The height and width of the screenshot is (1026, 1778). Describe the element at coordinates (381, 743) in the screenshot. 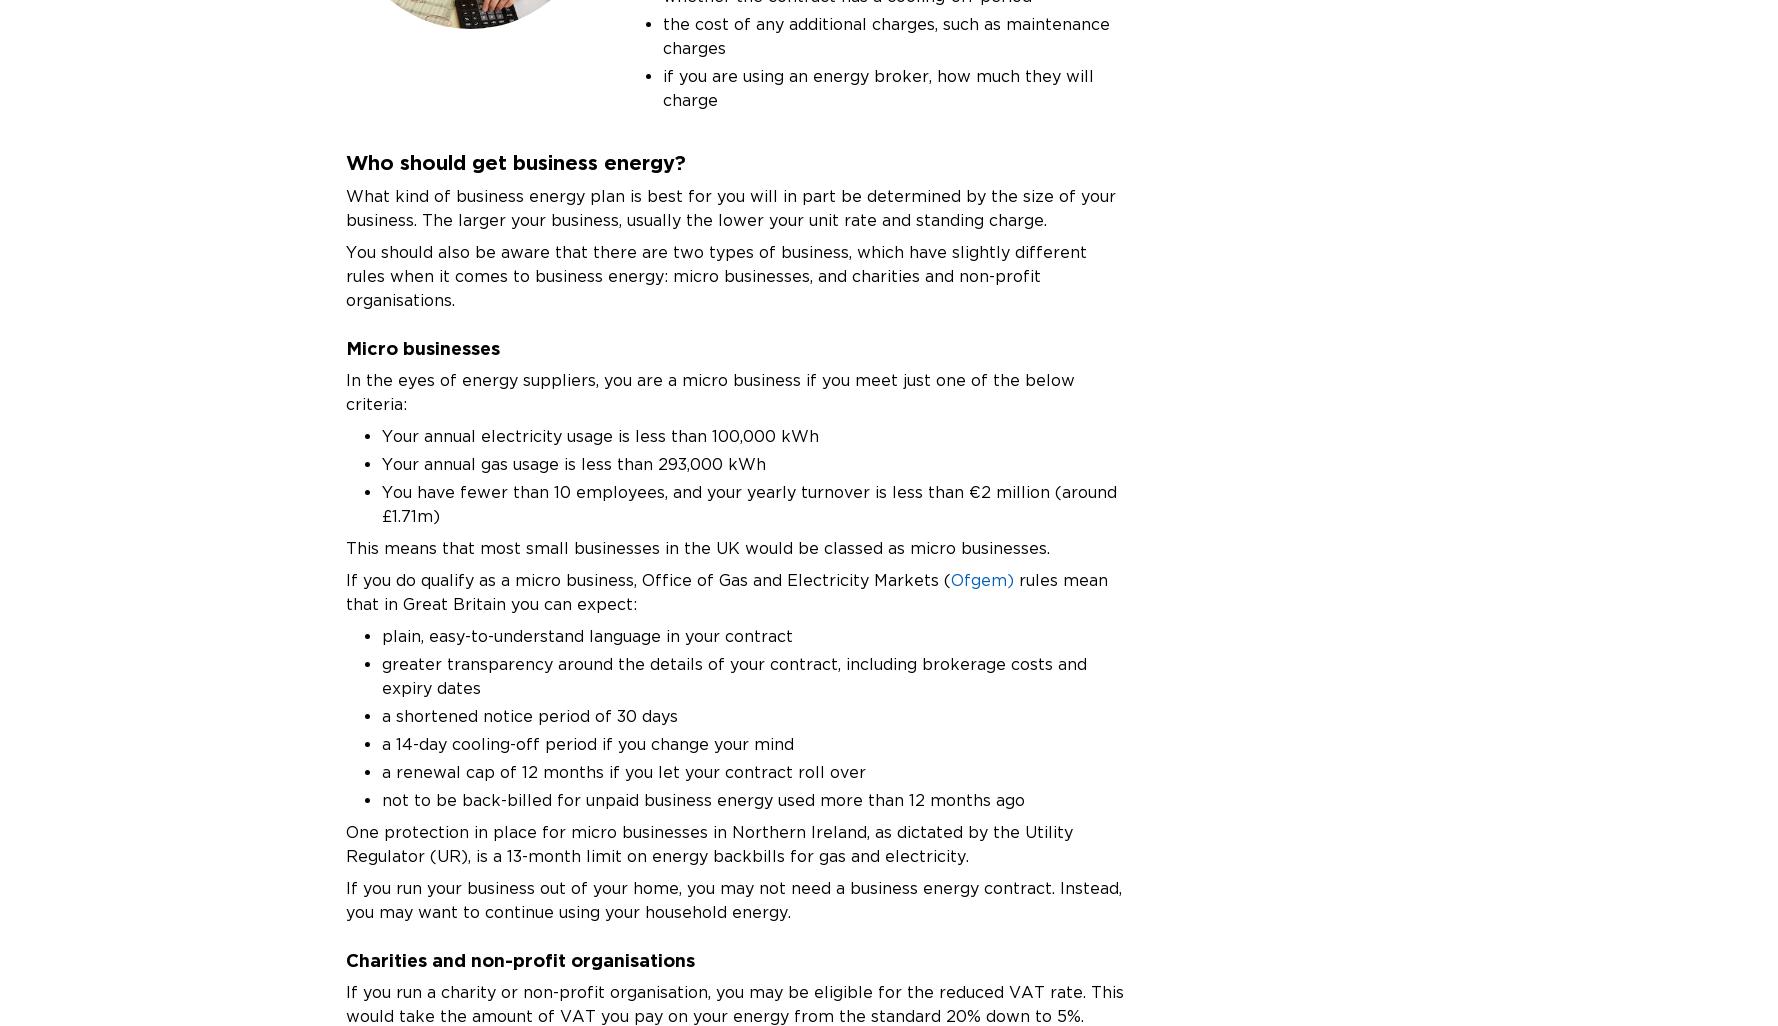

I see `'a 14-day cooling-off period if you change your mind'` at that location.